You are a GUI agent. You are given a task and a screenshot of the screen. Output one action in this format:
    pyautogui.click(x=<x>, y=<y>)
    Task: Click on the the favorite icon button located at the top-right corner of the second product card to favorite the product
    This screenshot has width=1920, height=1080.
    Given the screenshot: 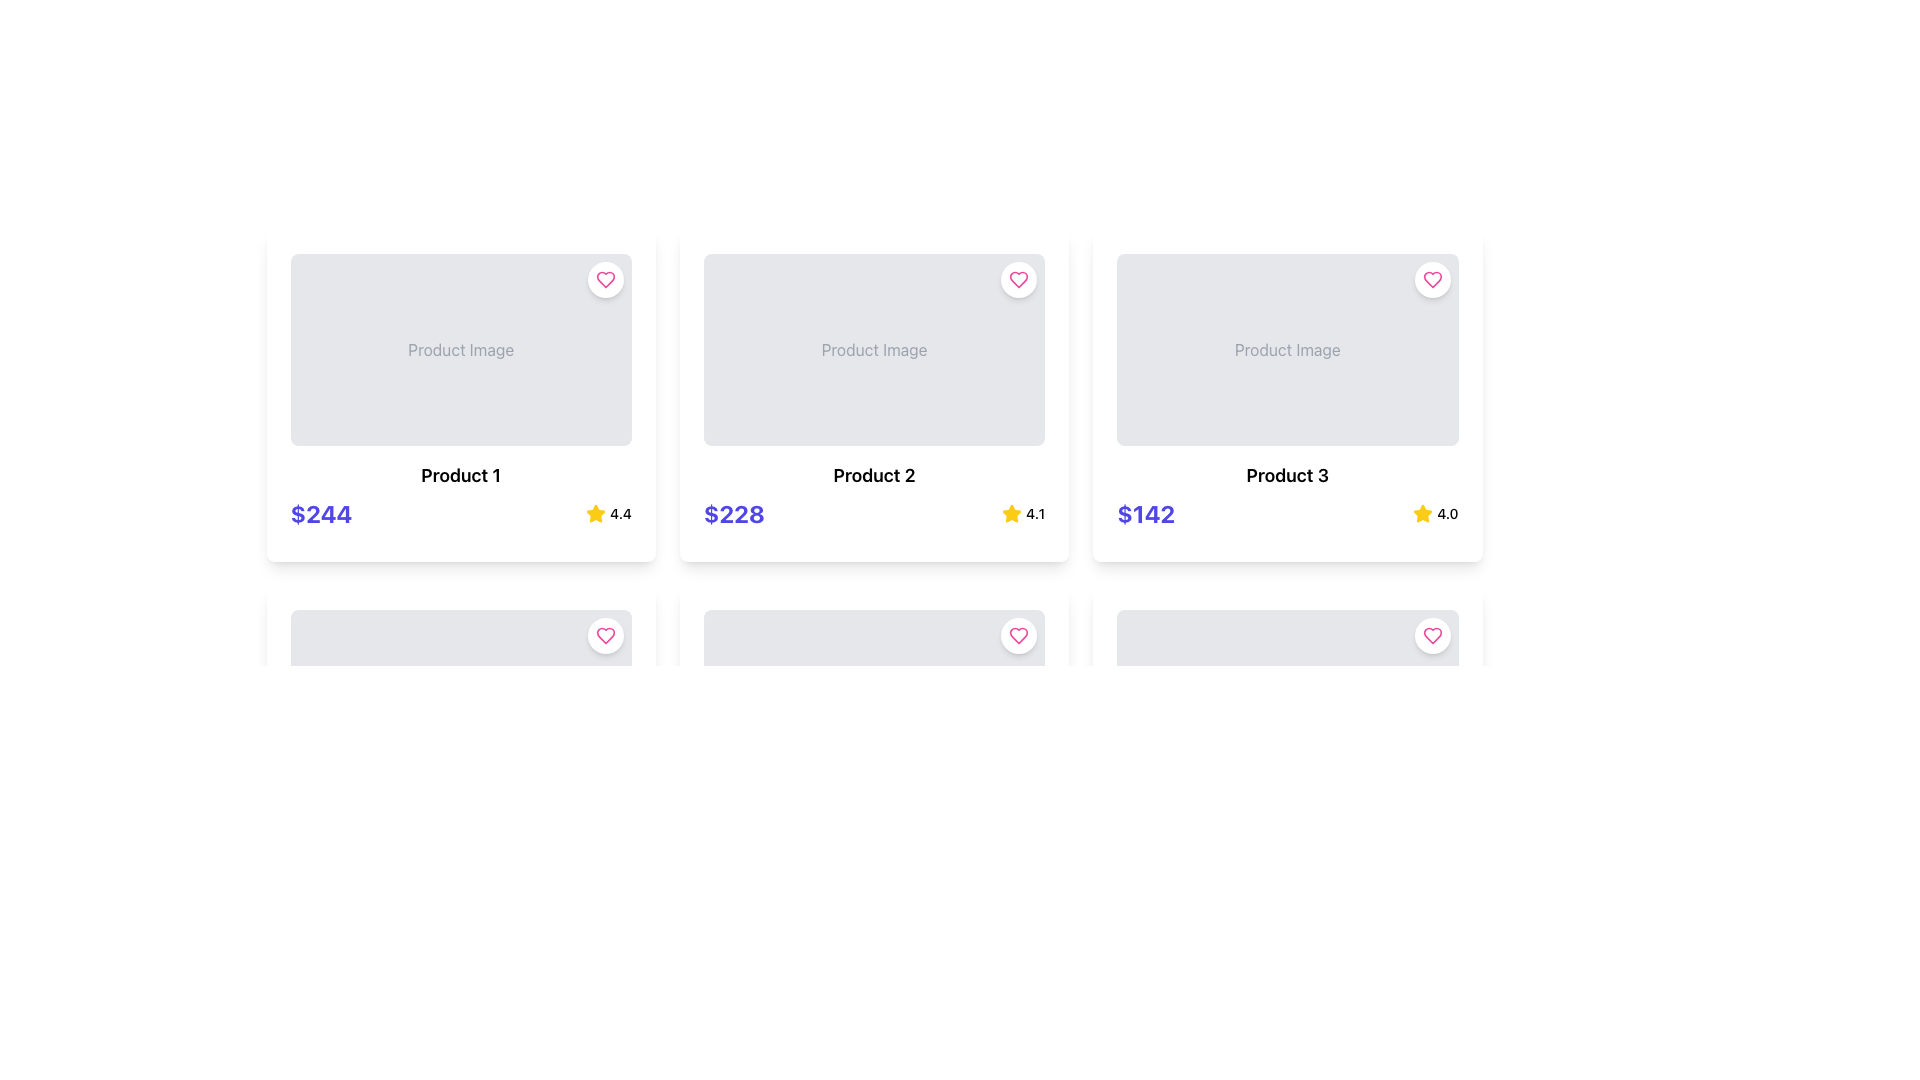 What is the action you would take?
    pyautogui.click(x=1019, y=280)
    